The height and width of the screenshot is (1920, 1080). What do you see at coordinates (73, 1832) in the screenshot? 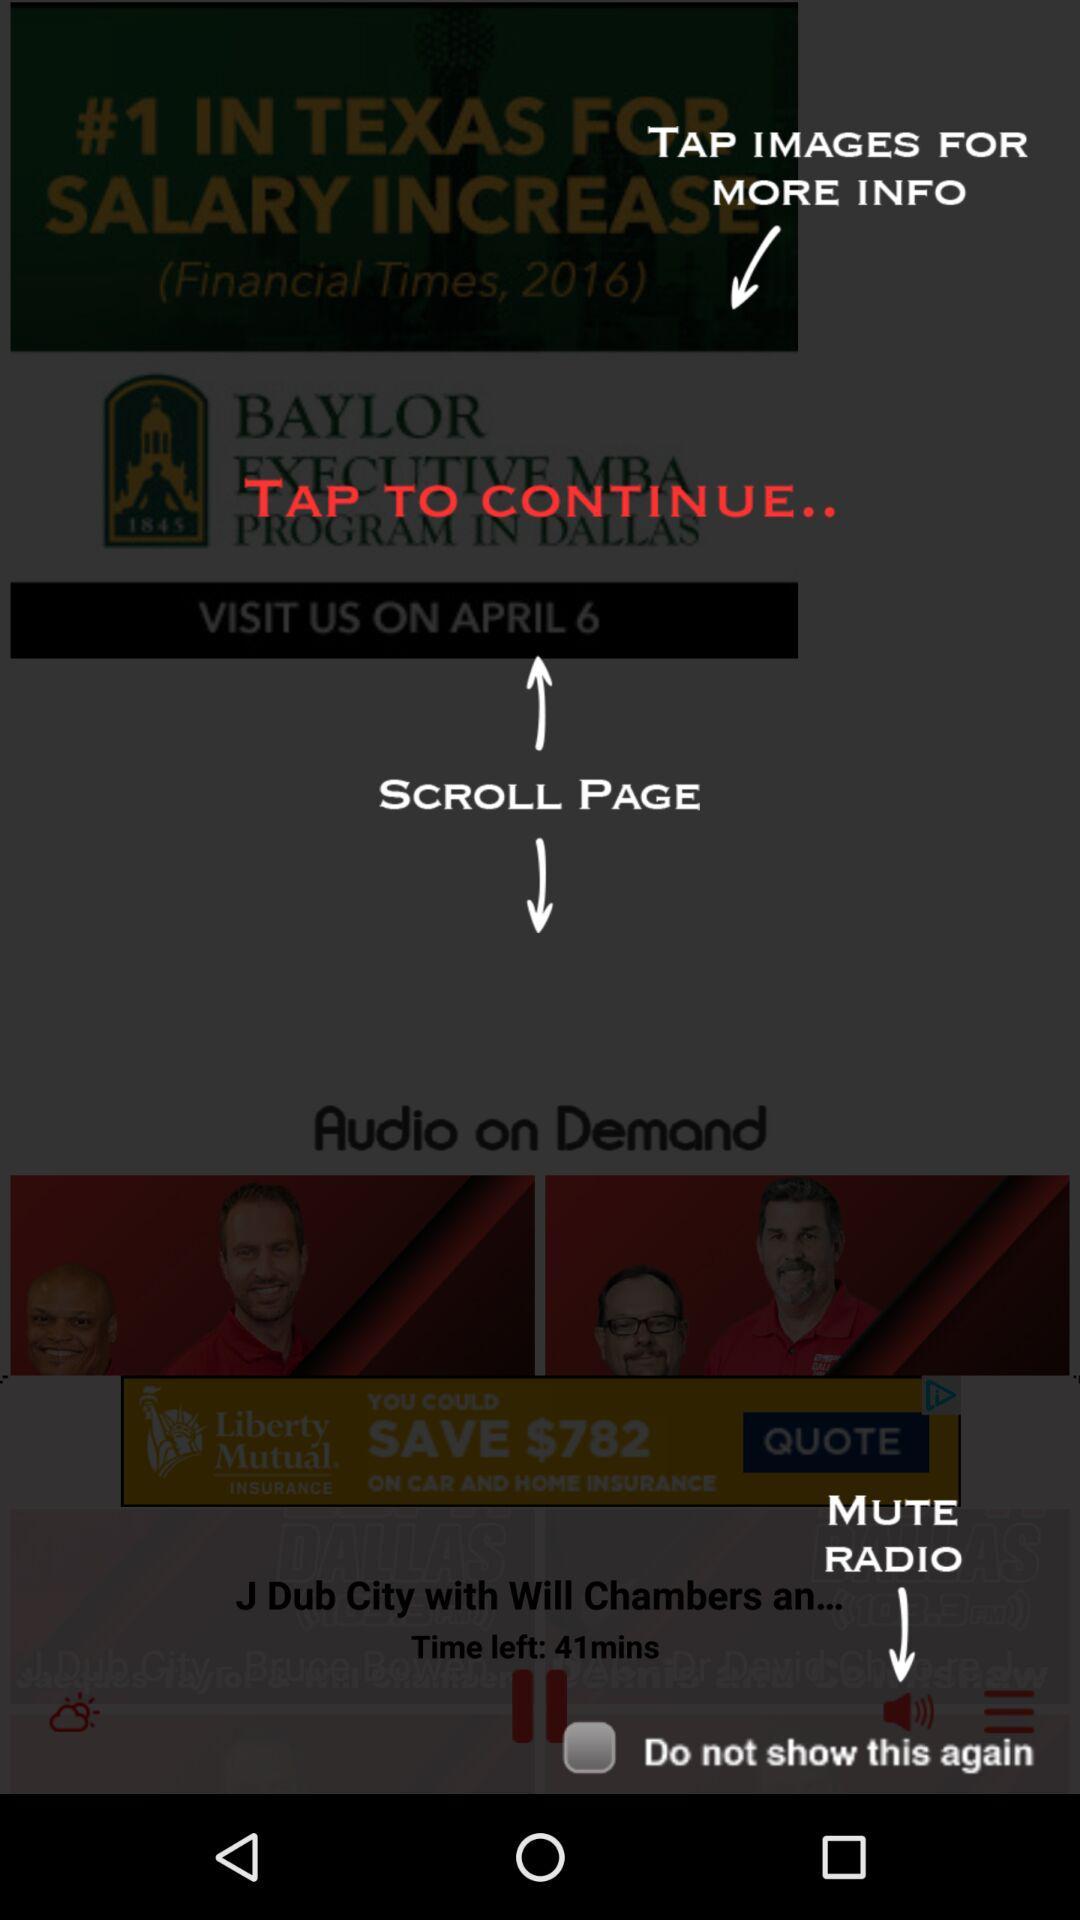
I see `the weather icon` at bounding box center [73, 1832].